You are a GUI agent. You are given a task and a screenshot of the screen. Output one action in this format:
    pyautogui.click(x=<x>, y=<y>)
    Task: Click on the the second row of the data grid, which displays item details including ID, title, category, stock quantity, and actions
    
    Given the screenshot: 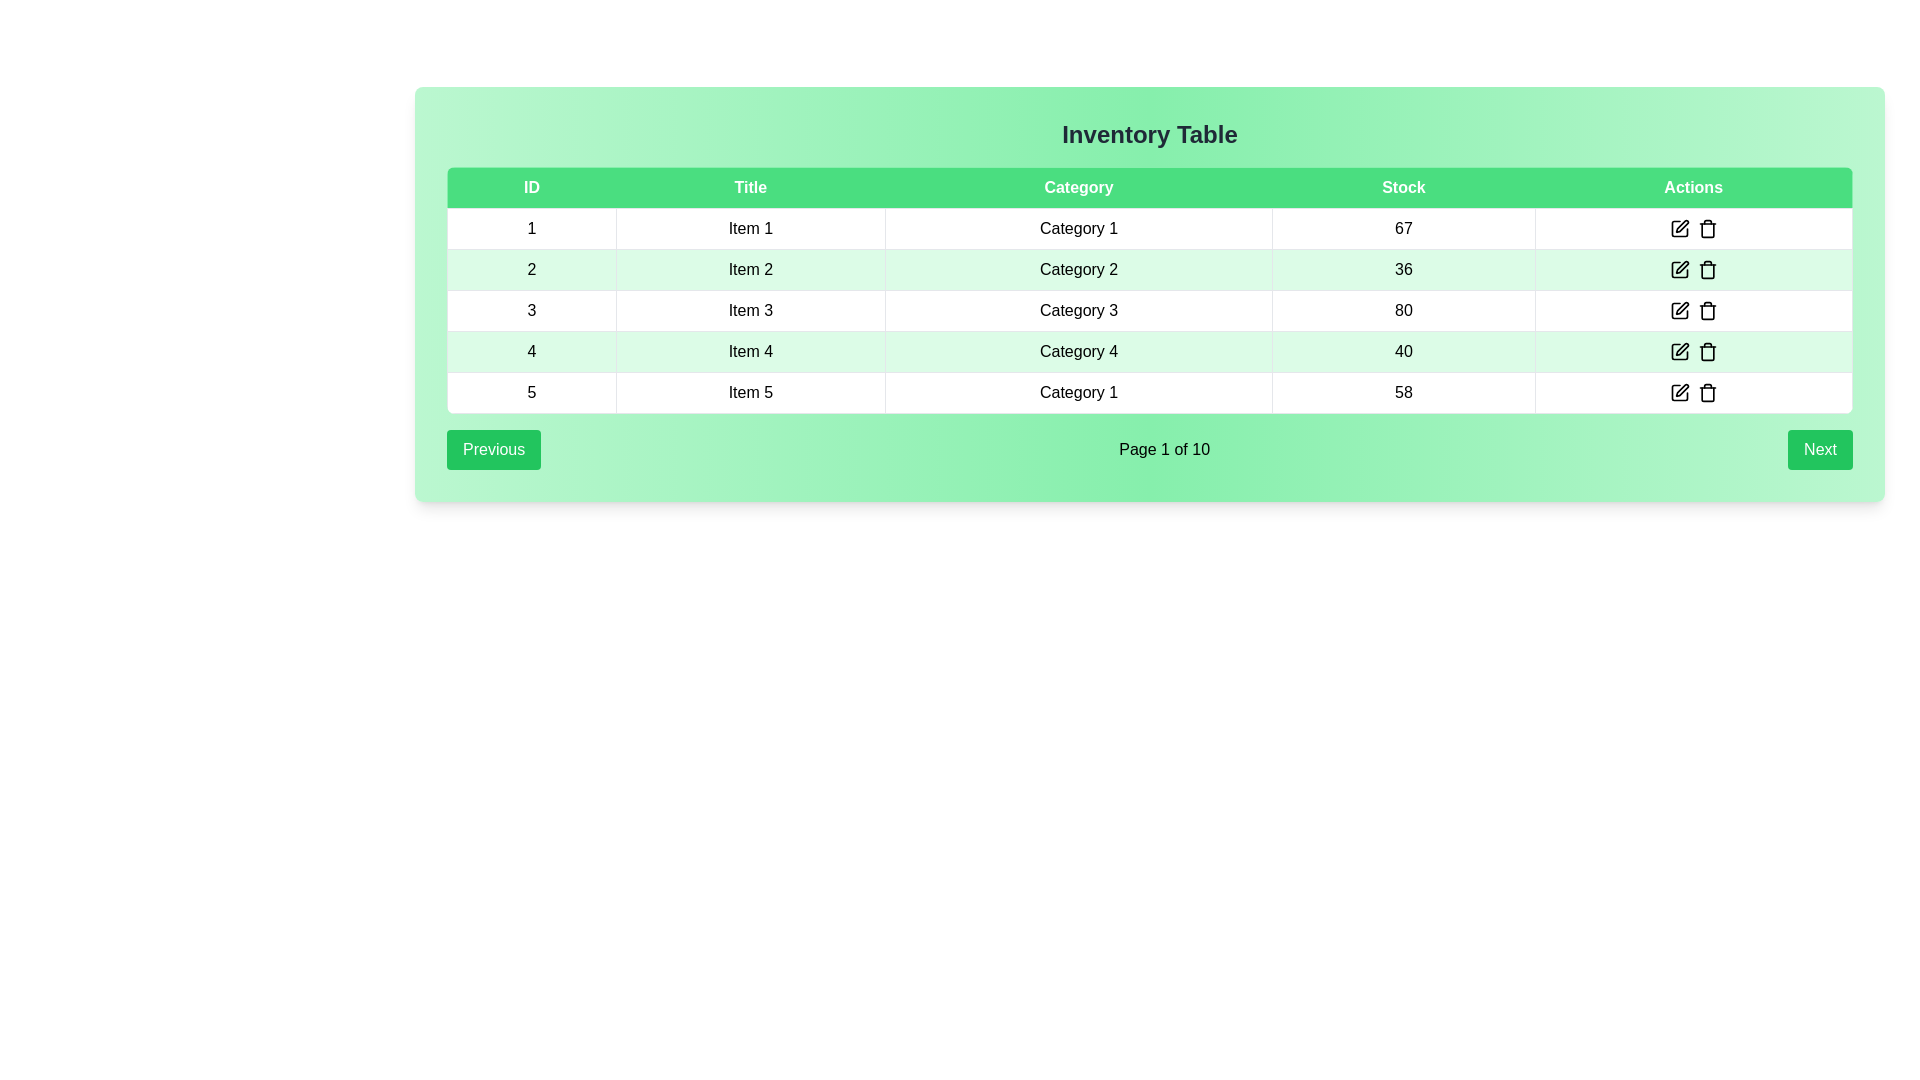 What is the action you would take?
    pyautogui.click(x=1150, y=270)
    